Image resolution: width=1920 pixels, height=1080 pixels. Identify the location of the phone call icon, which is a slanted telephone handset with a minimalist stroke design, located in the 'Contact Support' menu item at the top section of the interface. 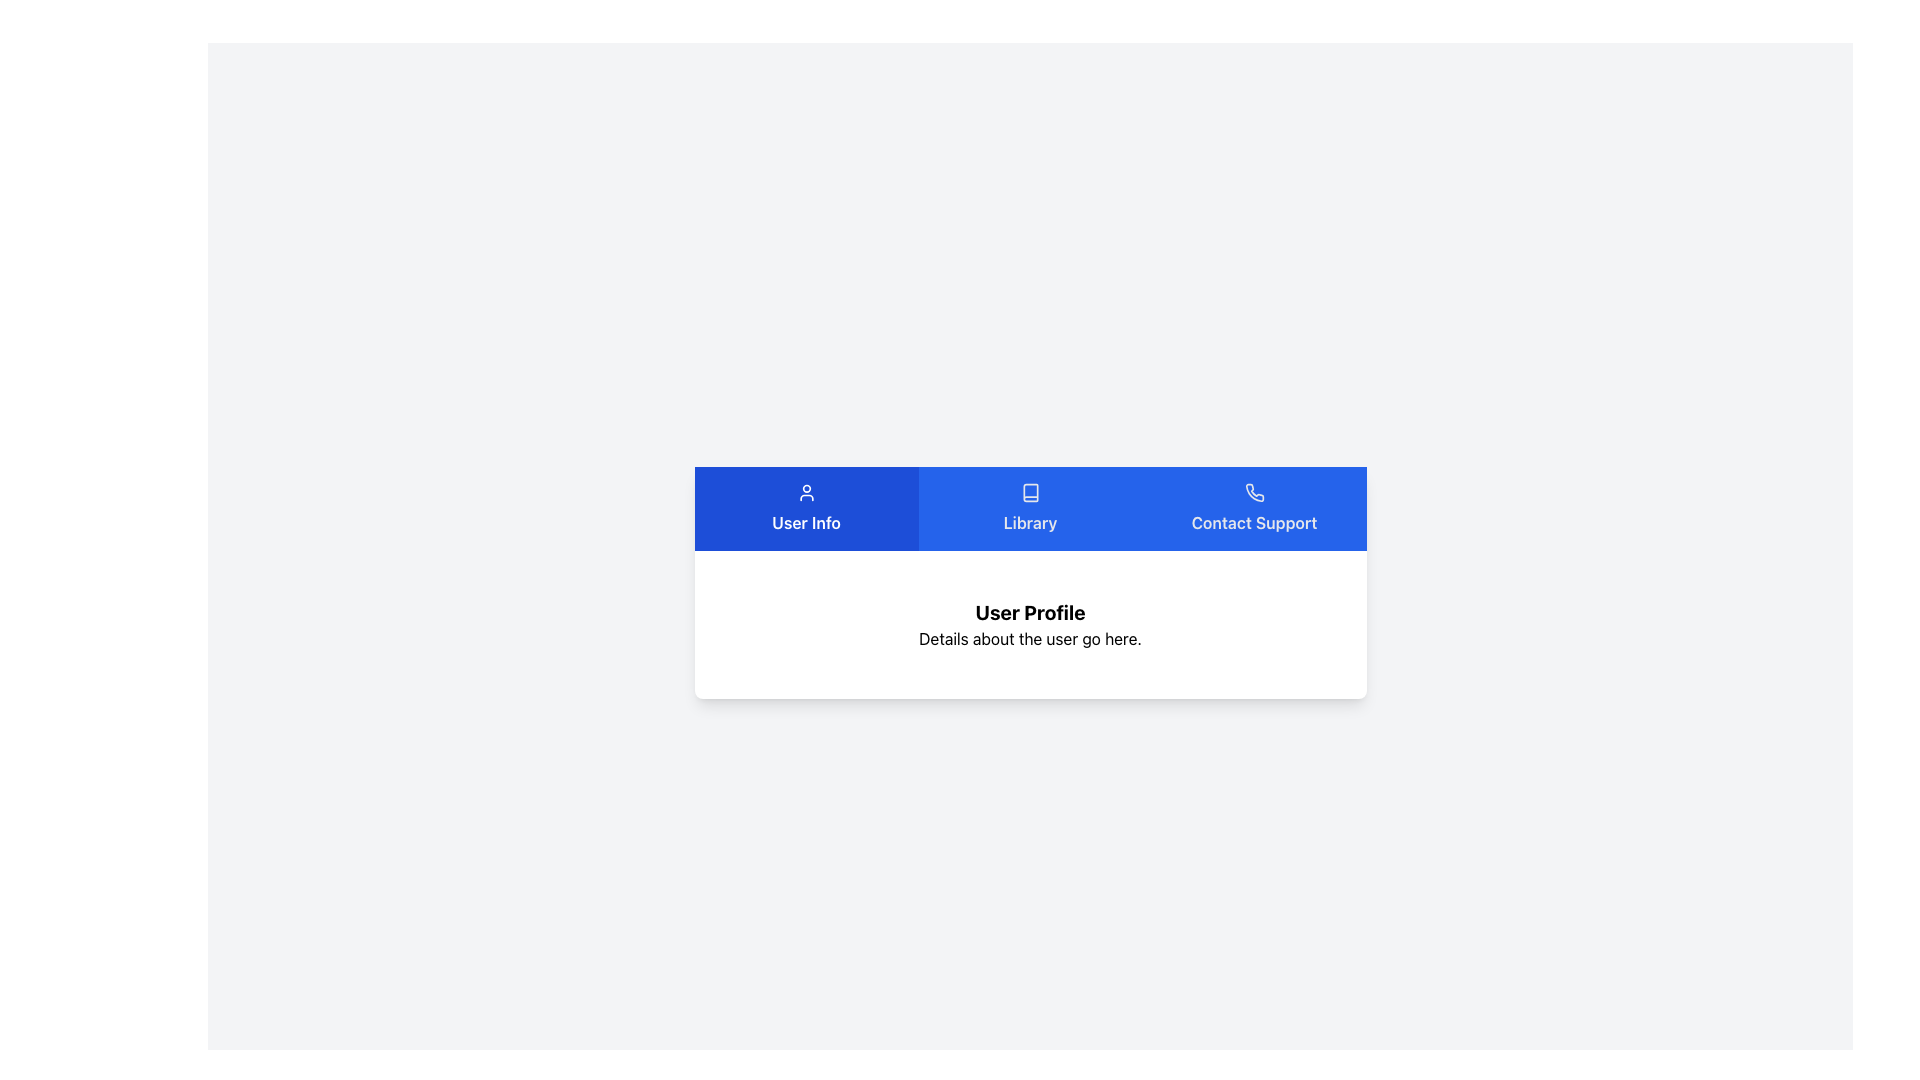
(1253, 493).